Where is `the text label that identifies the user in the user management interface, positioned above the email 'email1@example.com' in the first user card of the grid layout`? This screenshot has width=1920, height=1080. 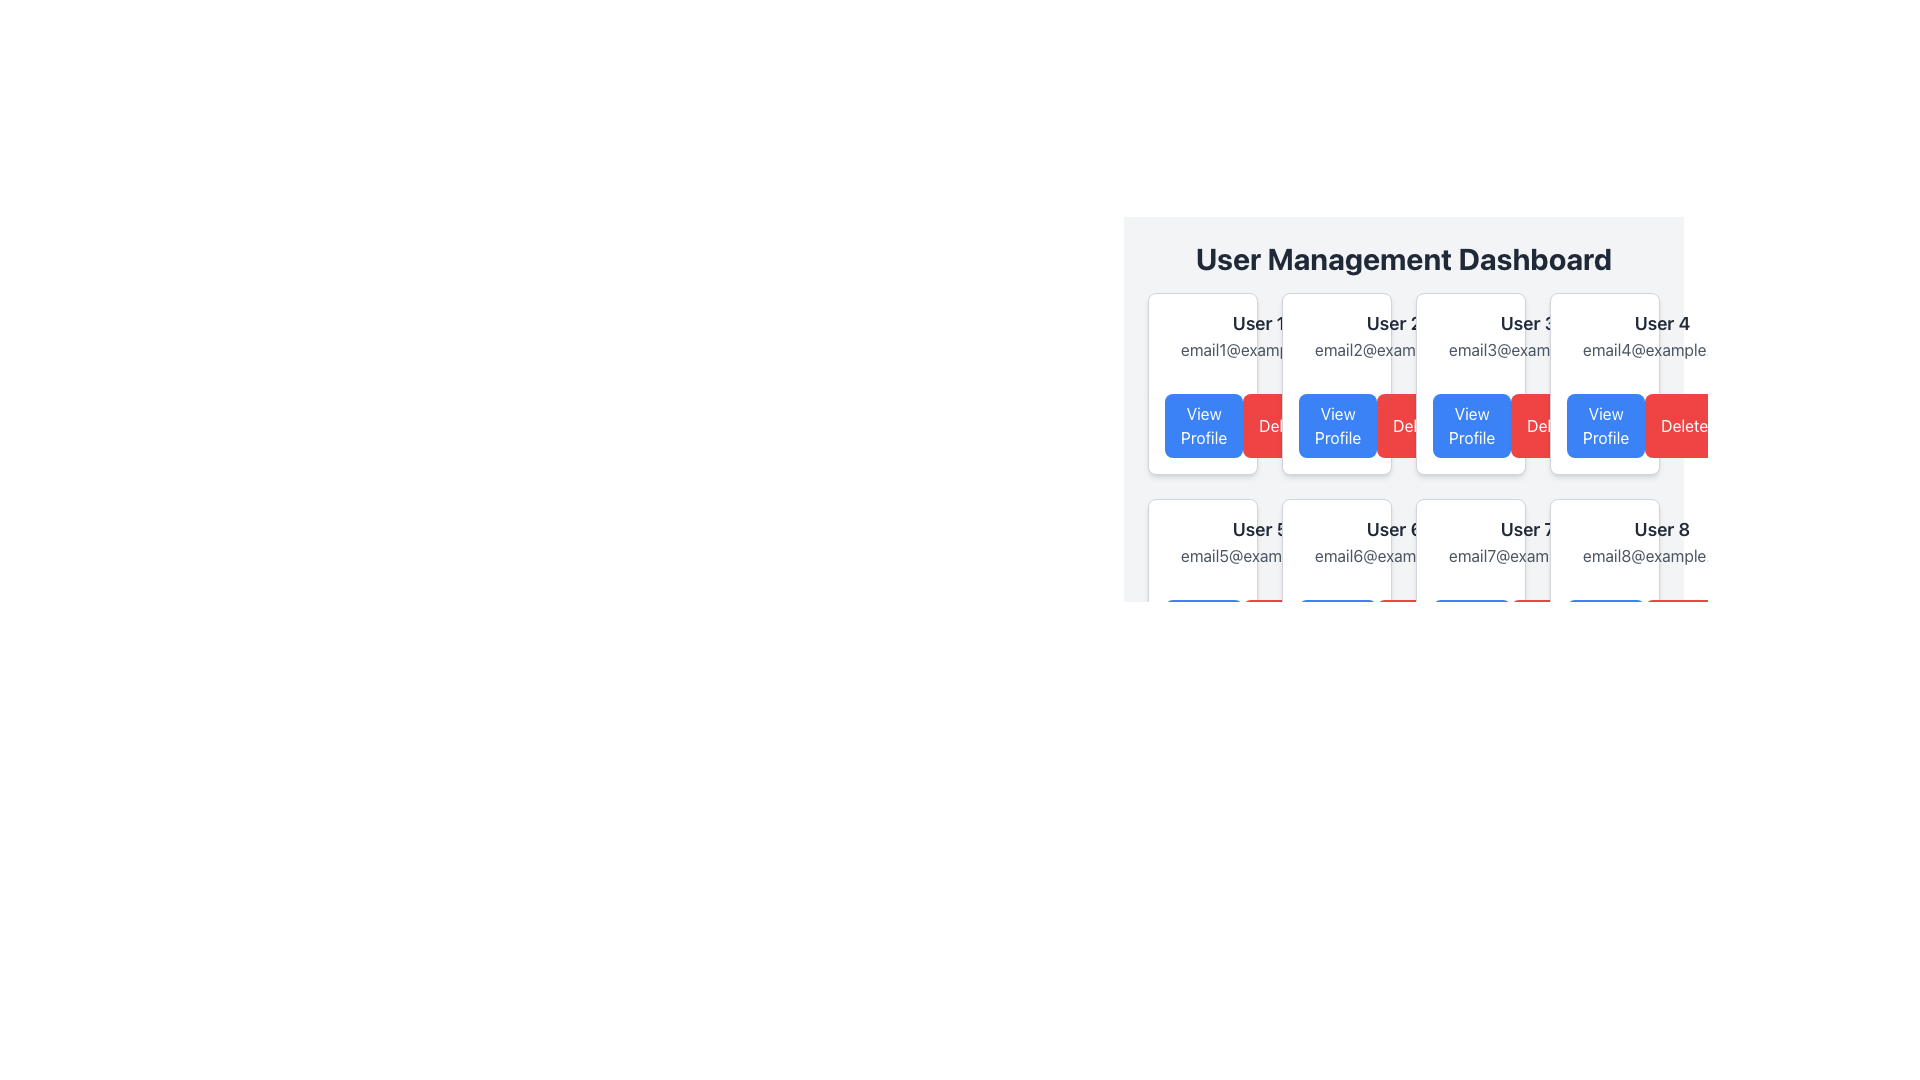
the text label that identifies the user in the user management interface, positioned above the email 'email1@example.com' in the first user card of the grid layout is located at coordinates (1257, 323).